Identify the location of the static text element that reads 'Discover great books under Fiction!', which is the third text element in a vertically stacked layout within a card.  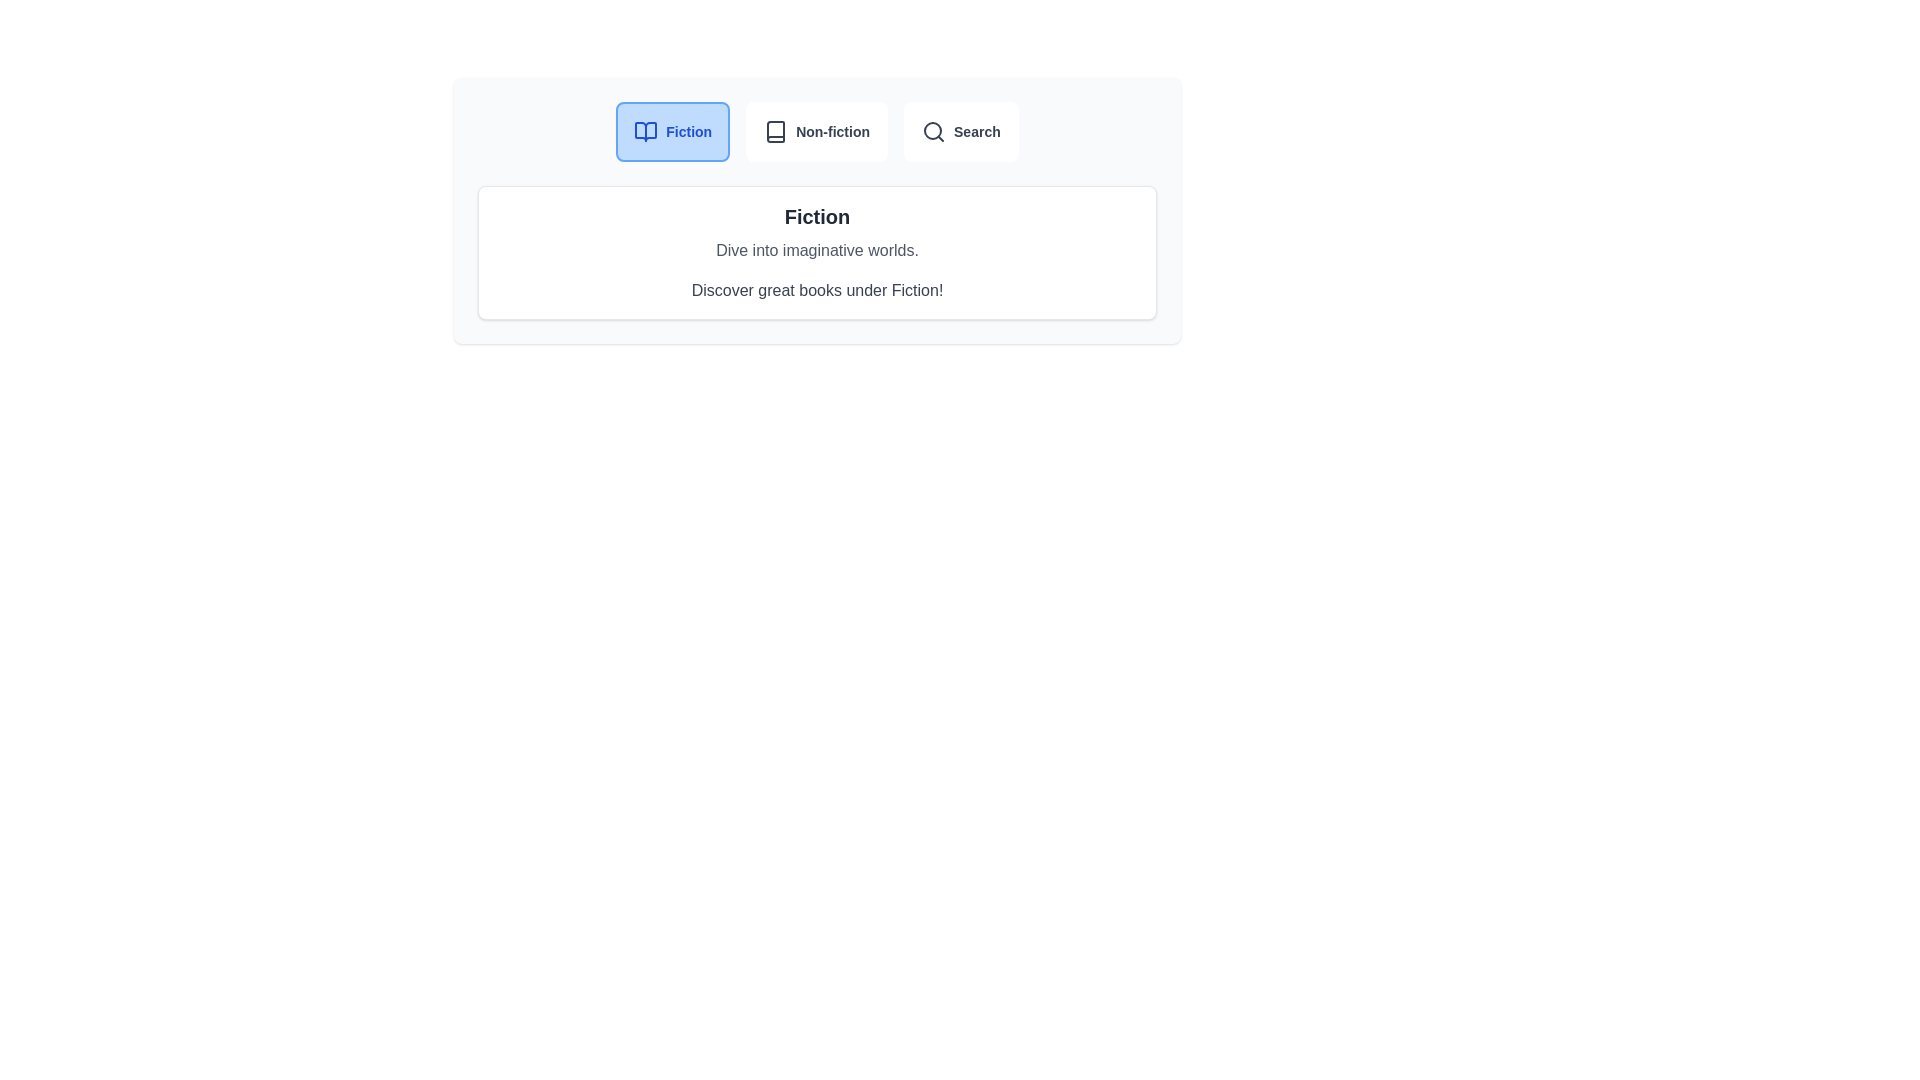
(817, 290).